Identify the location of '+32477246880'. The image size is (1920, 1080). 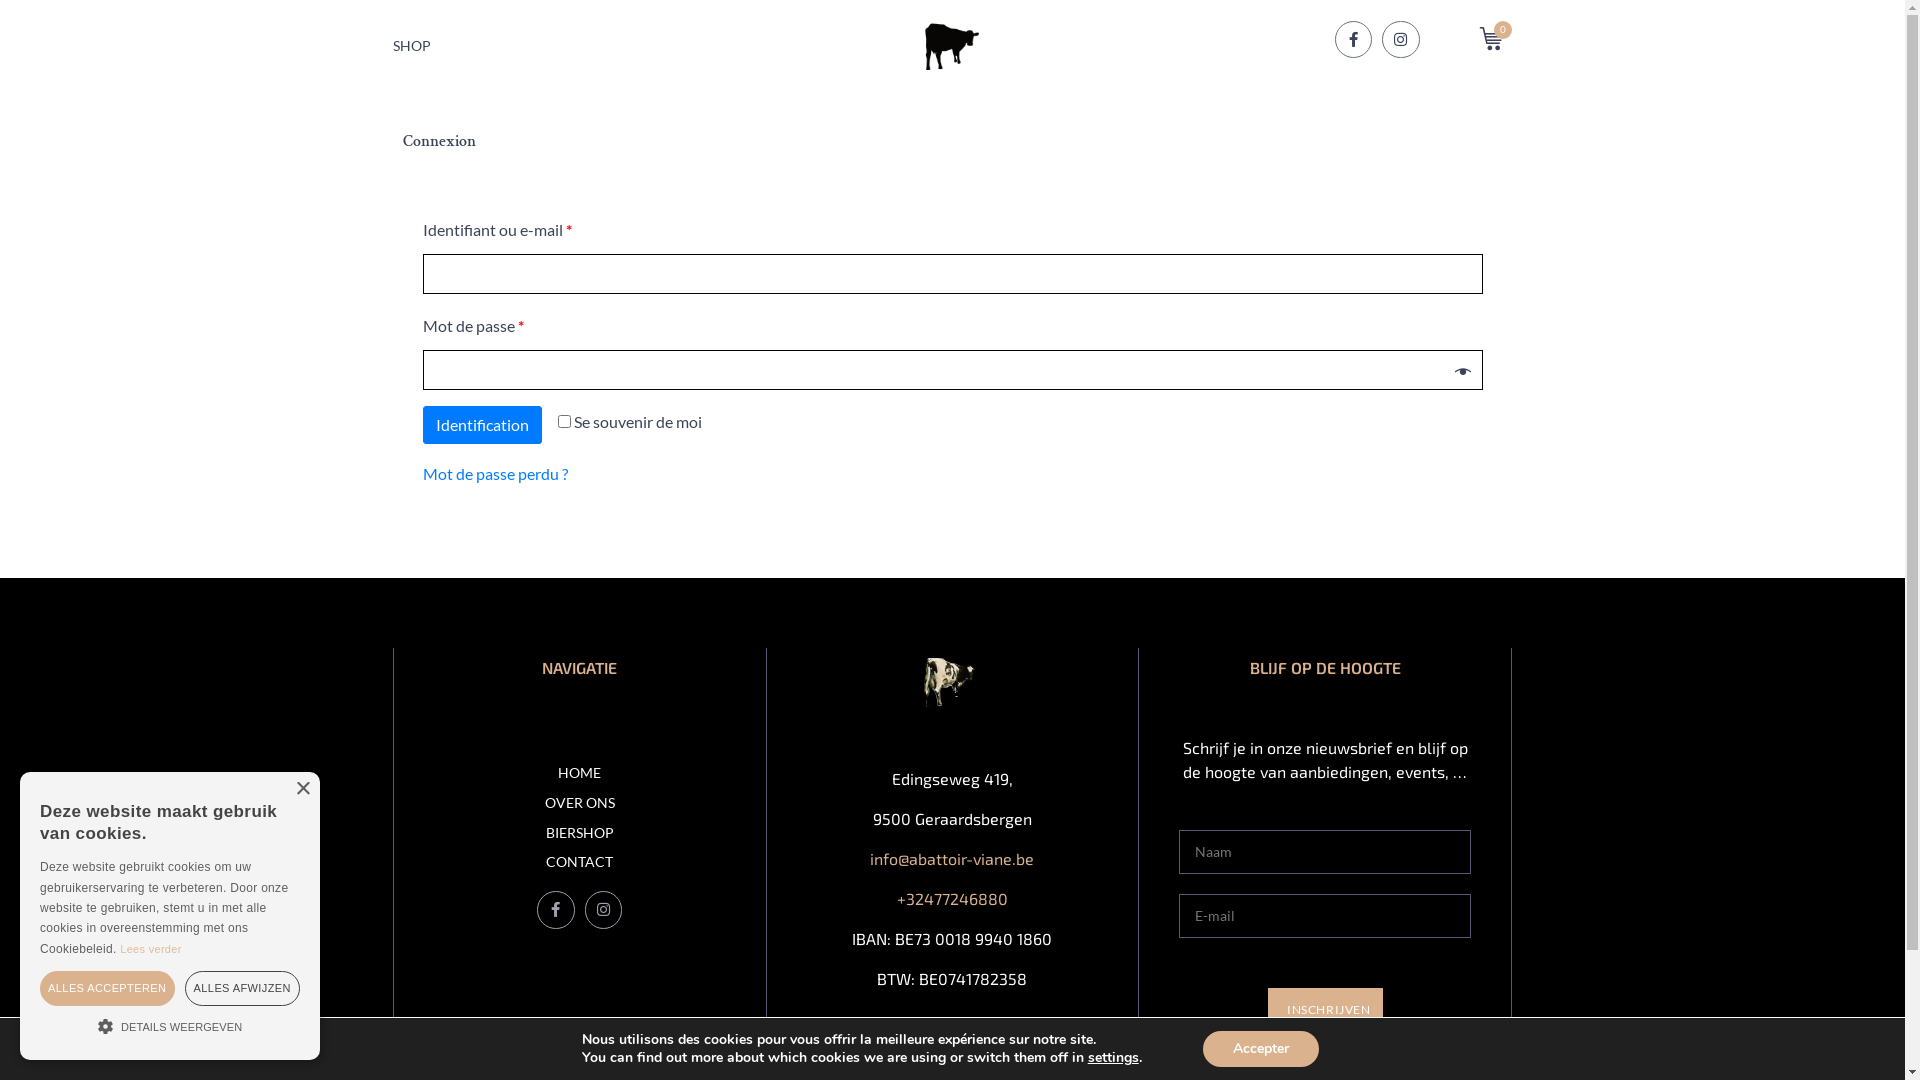
(951, 897).